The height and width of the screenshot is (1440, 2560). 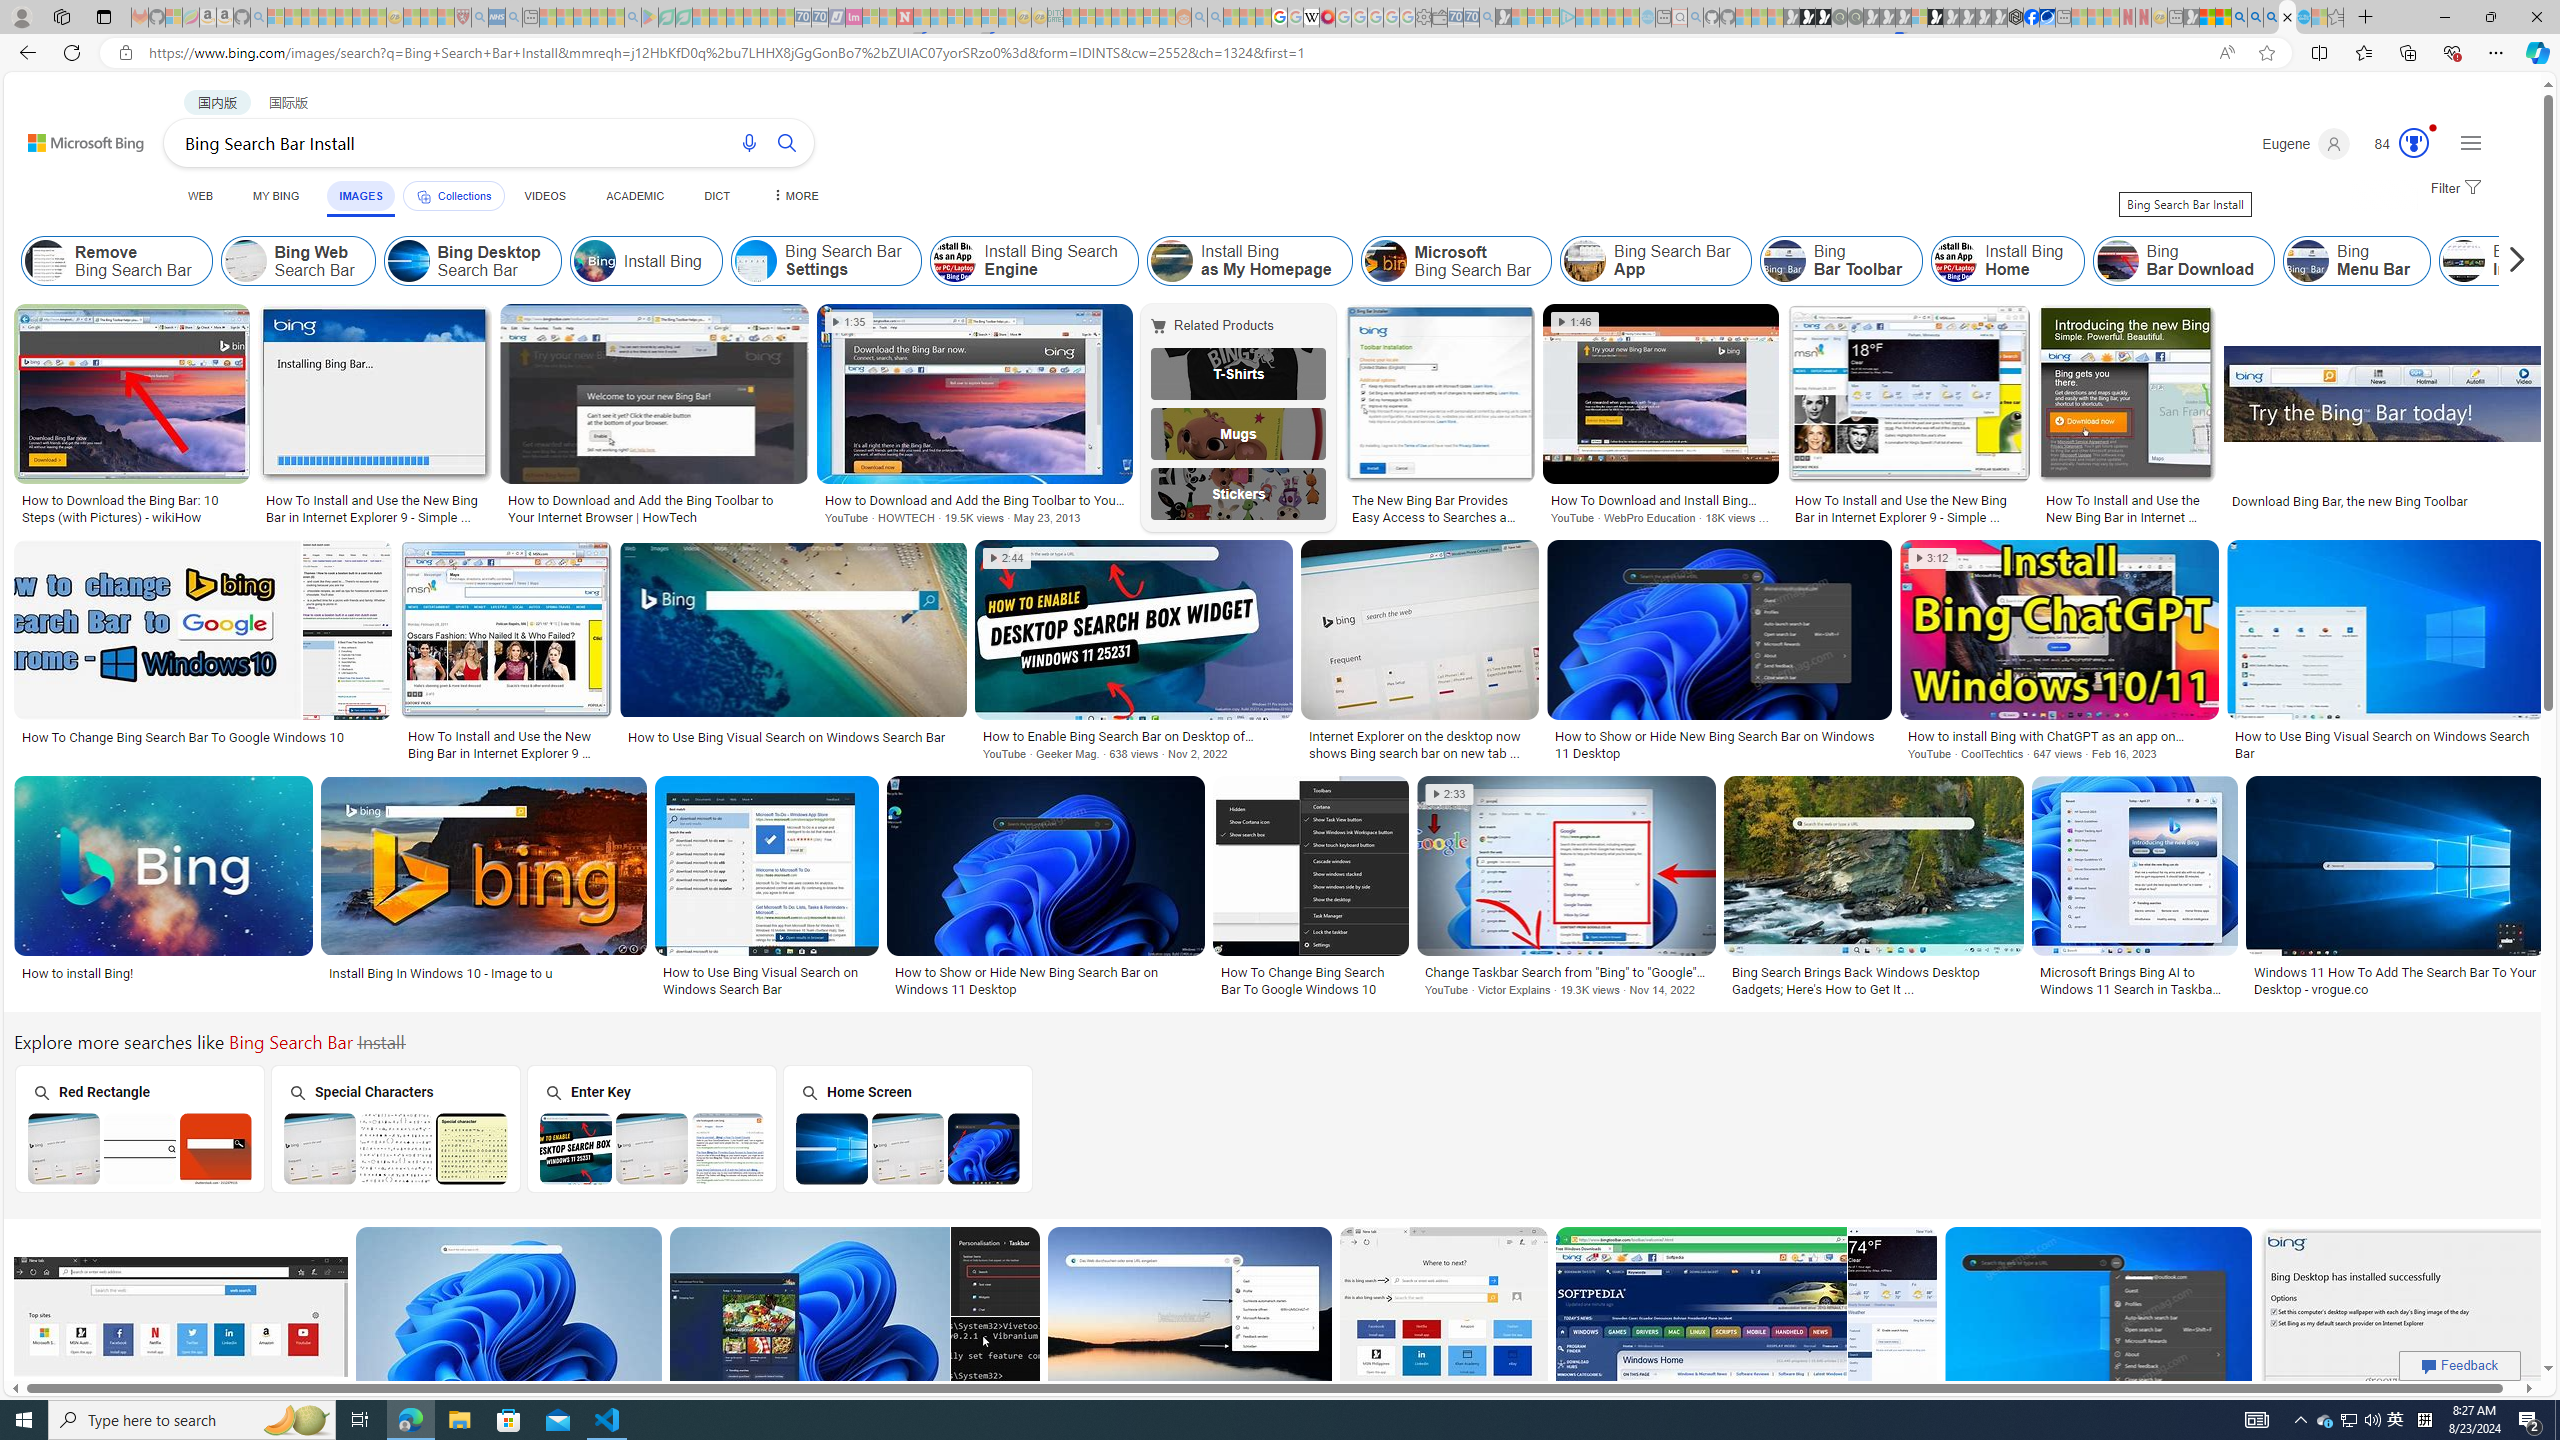 I want to click on 'Back to Bing search', so click(x=73, y=137).